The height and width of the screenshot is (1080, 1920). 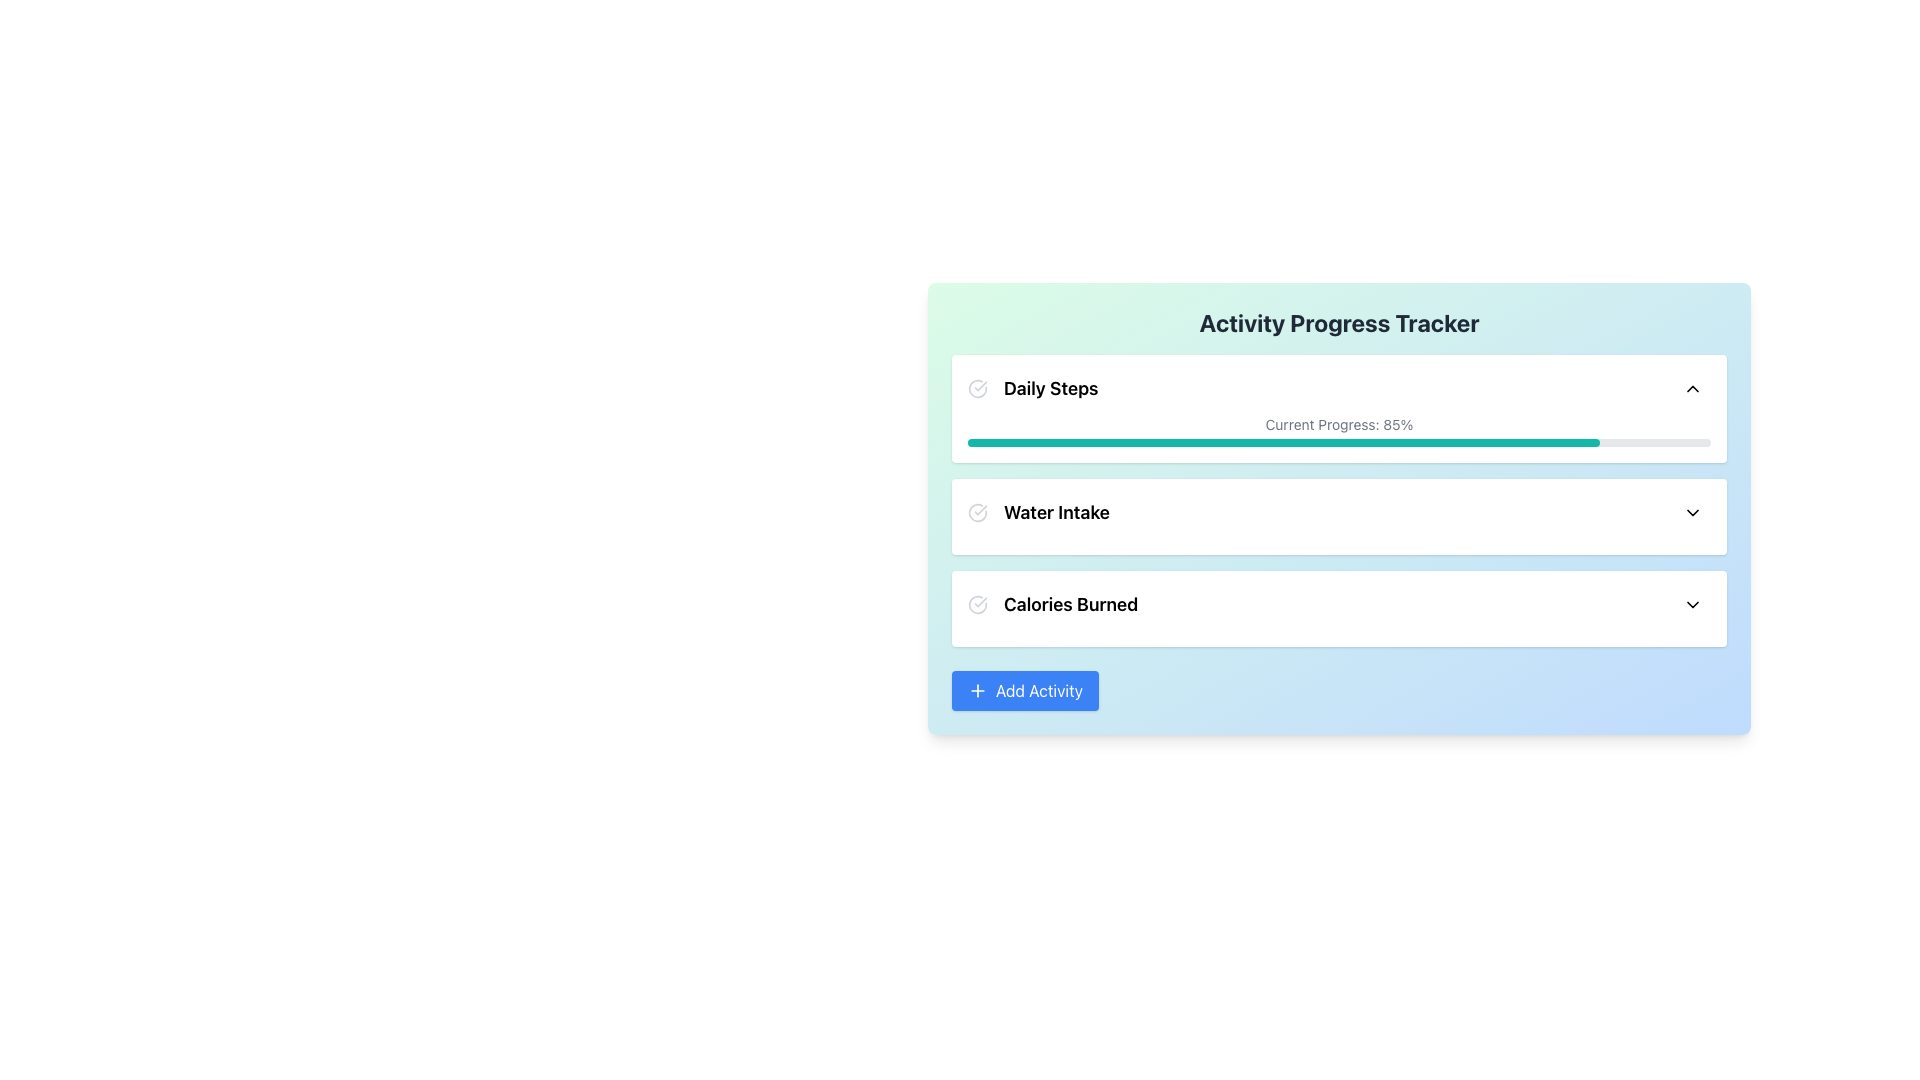 What do you see at coordinates (1050, 389) in the screenshot?
I see `text of the bold label 'Daily Steps' located at the top-left corner of the activity section, beside the checkmark icon` at bounding box center [1050, 389].